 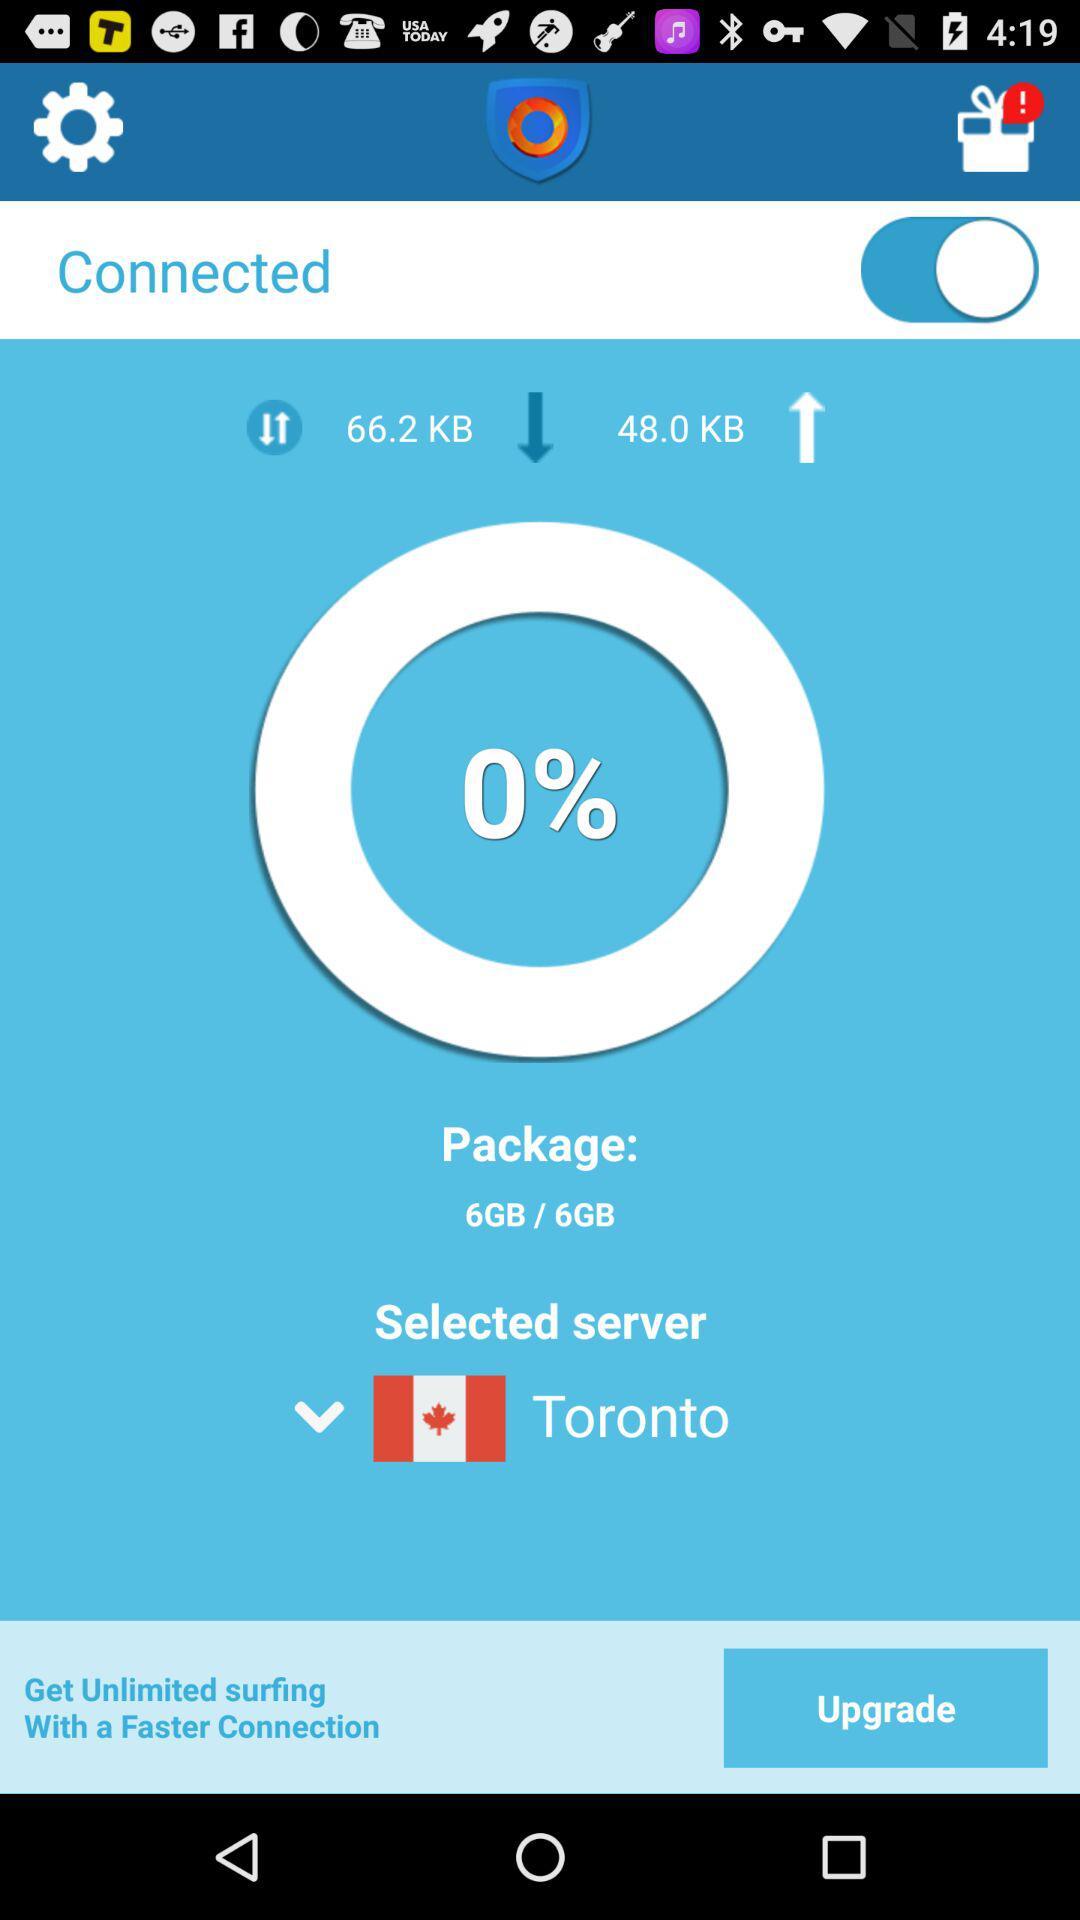 What do you see at coordinates (948, 273) in the screenshot?
I see `connection off` at bounding box center [948, 273].